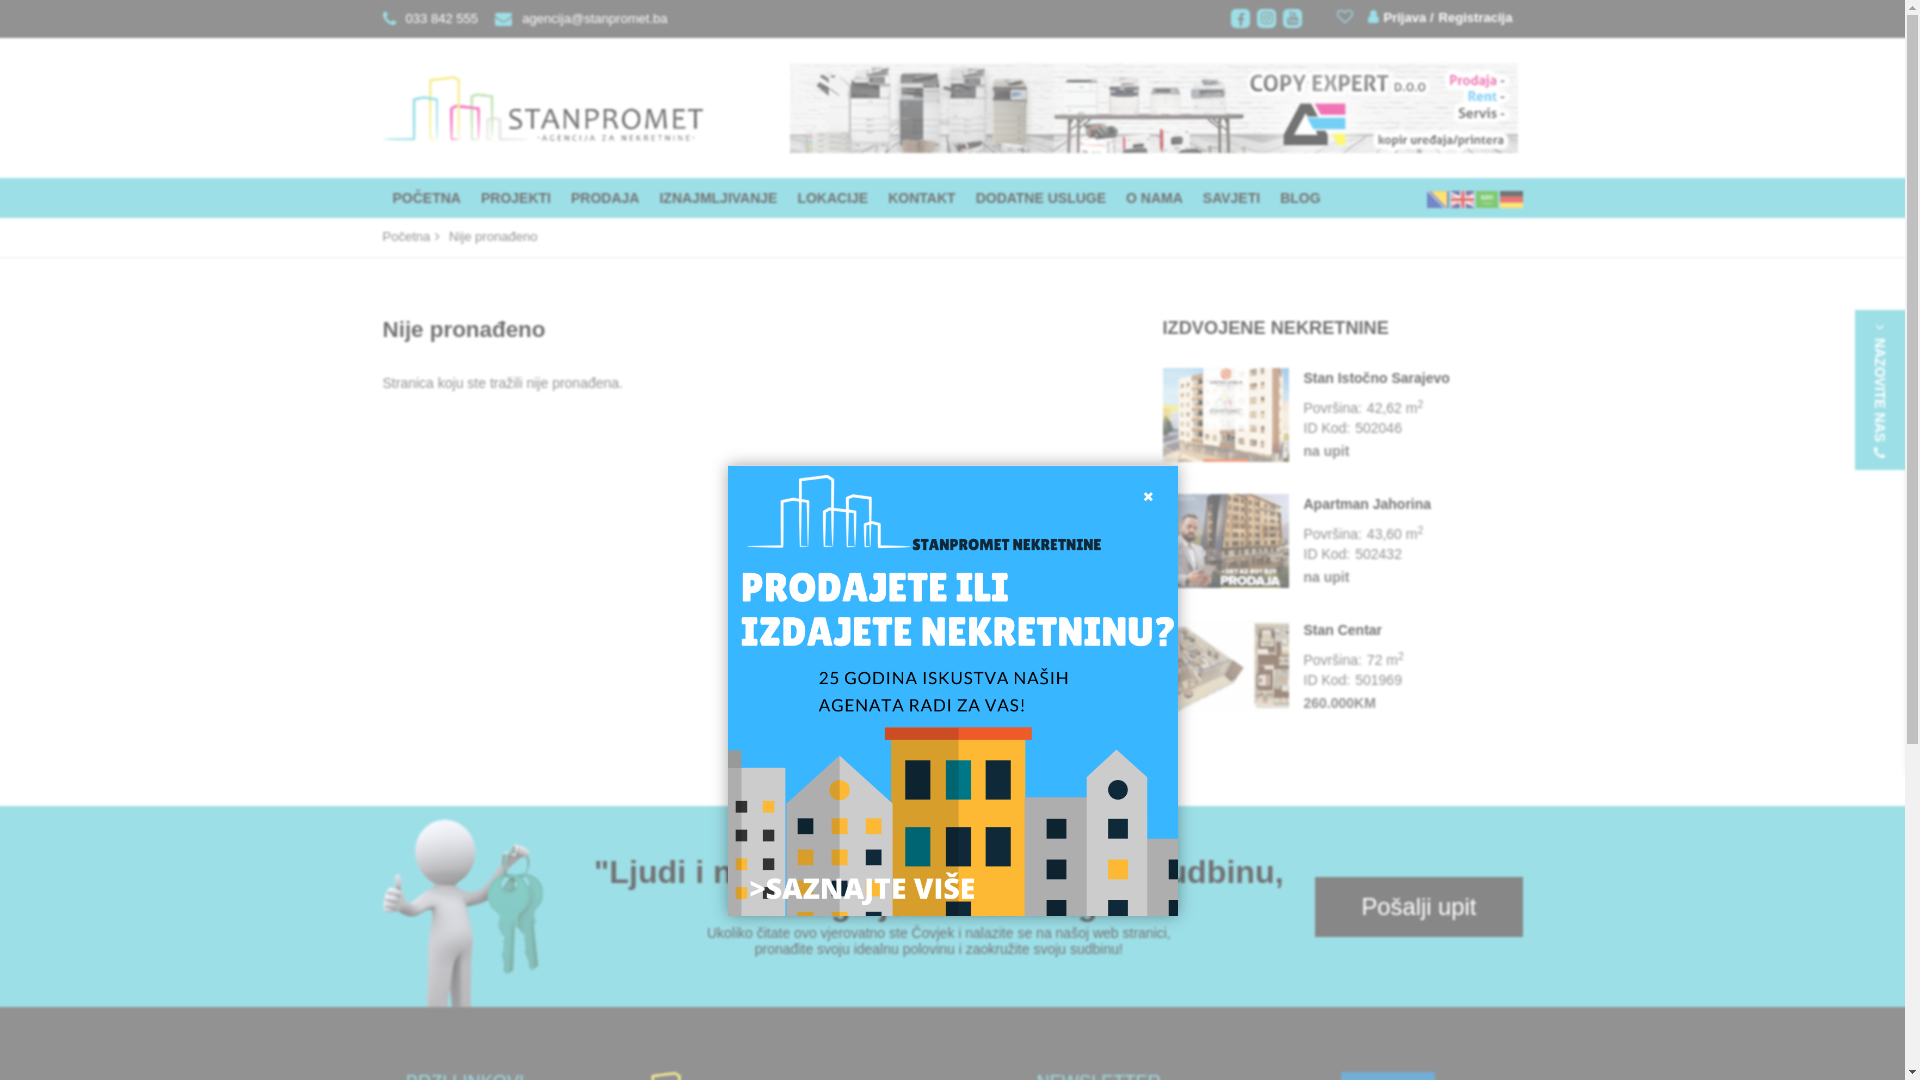  What do you see at coordinates (1367, 17) in the screenshot?
I see `'Prijava'` at bounding box center [1367, 17].